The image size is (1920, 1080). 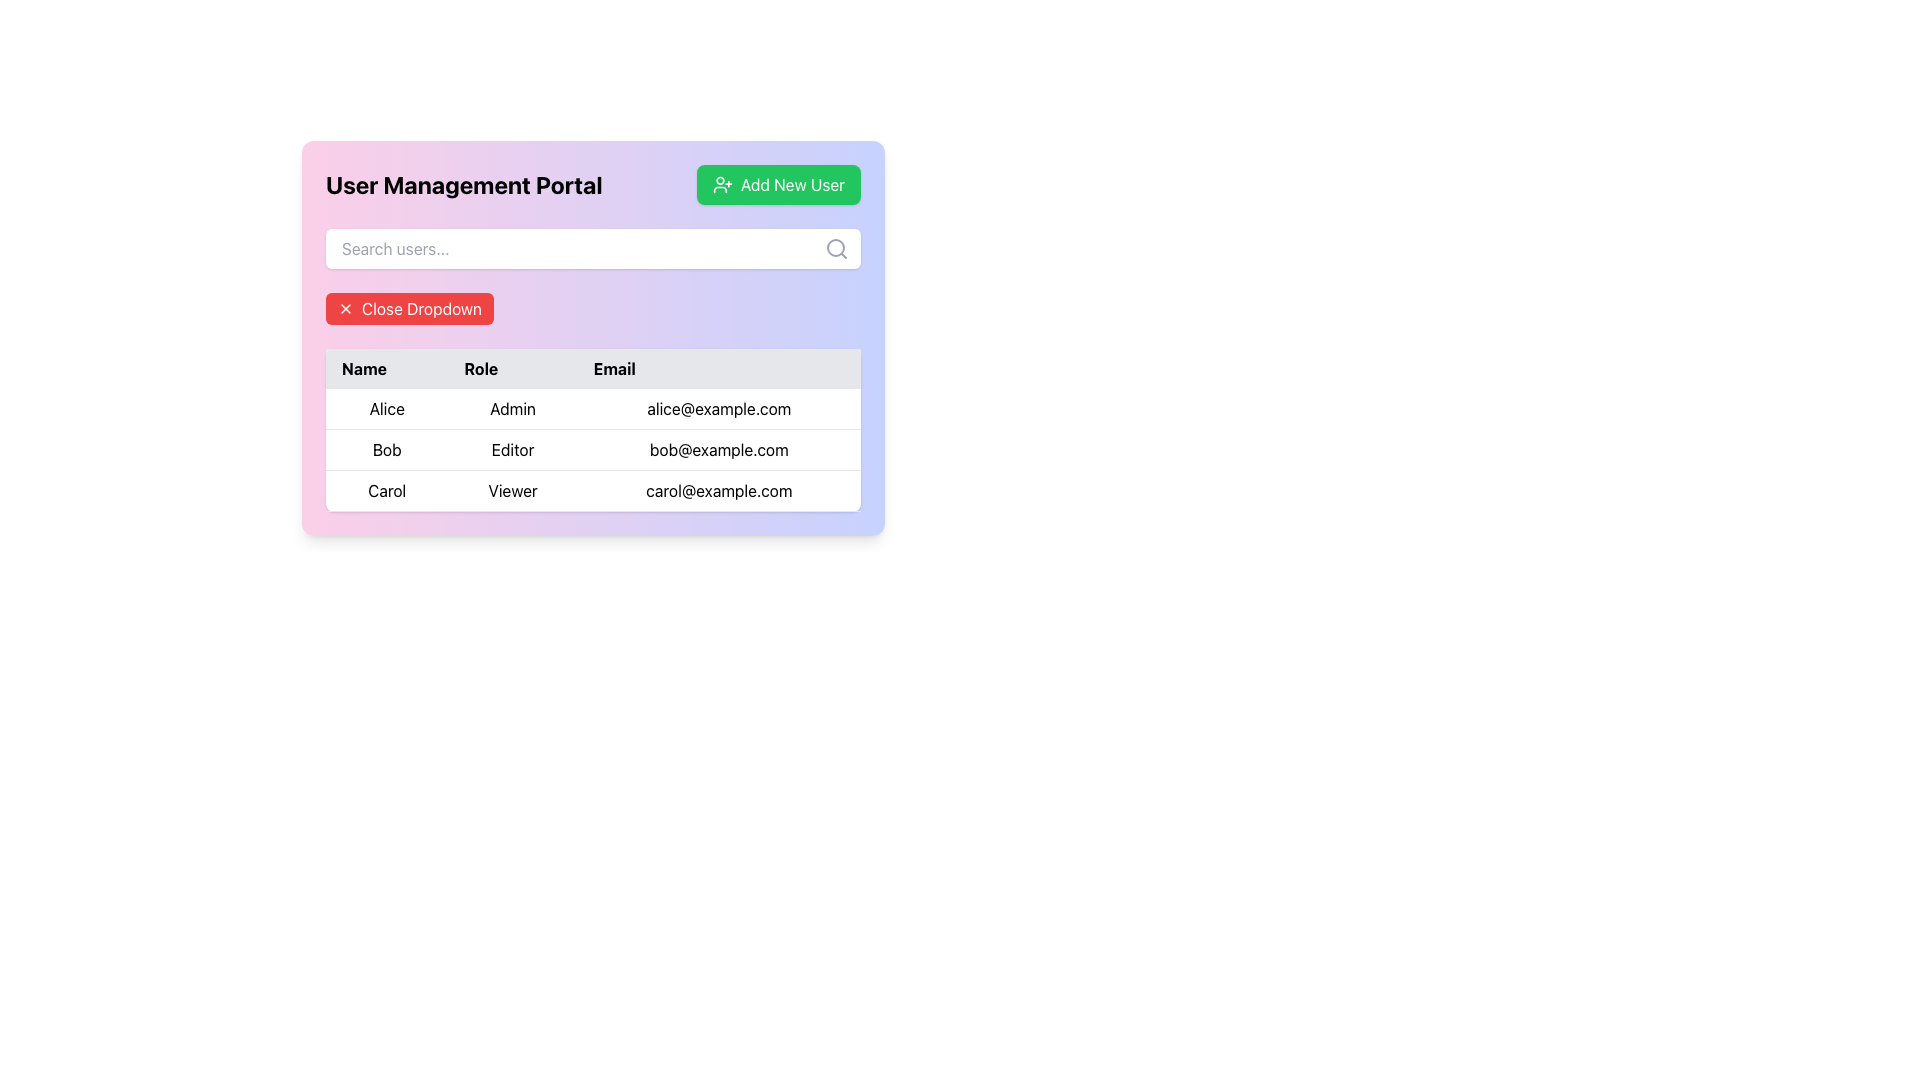 I want to click on the static text indicating the role assigned to the user 'Bob' in the user management system, located in the second row of the 'Role' column of a table, between 'Bob' in the 'Name' column and 'bob@example.com' in the 'Email' column, so click(x=513, y=450).